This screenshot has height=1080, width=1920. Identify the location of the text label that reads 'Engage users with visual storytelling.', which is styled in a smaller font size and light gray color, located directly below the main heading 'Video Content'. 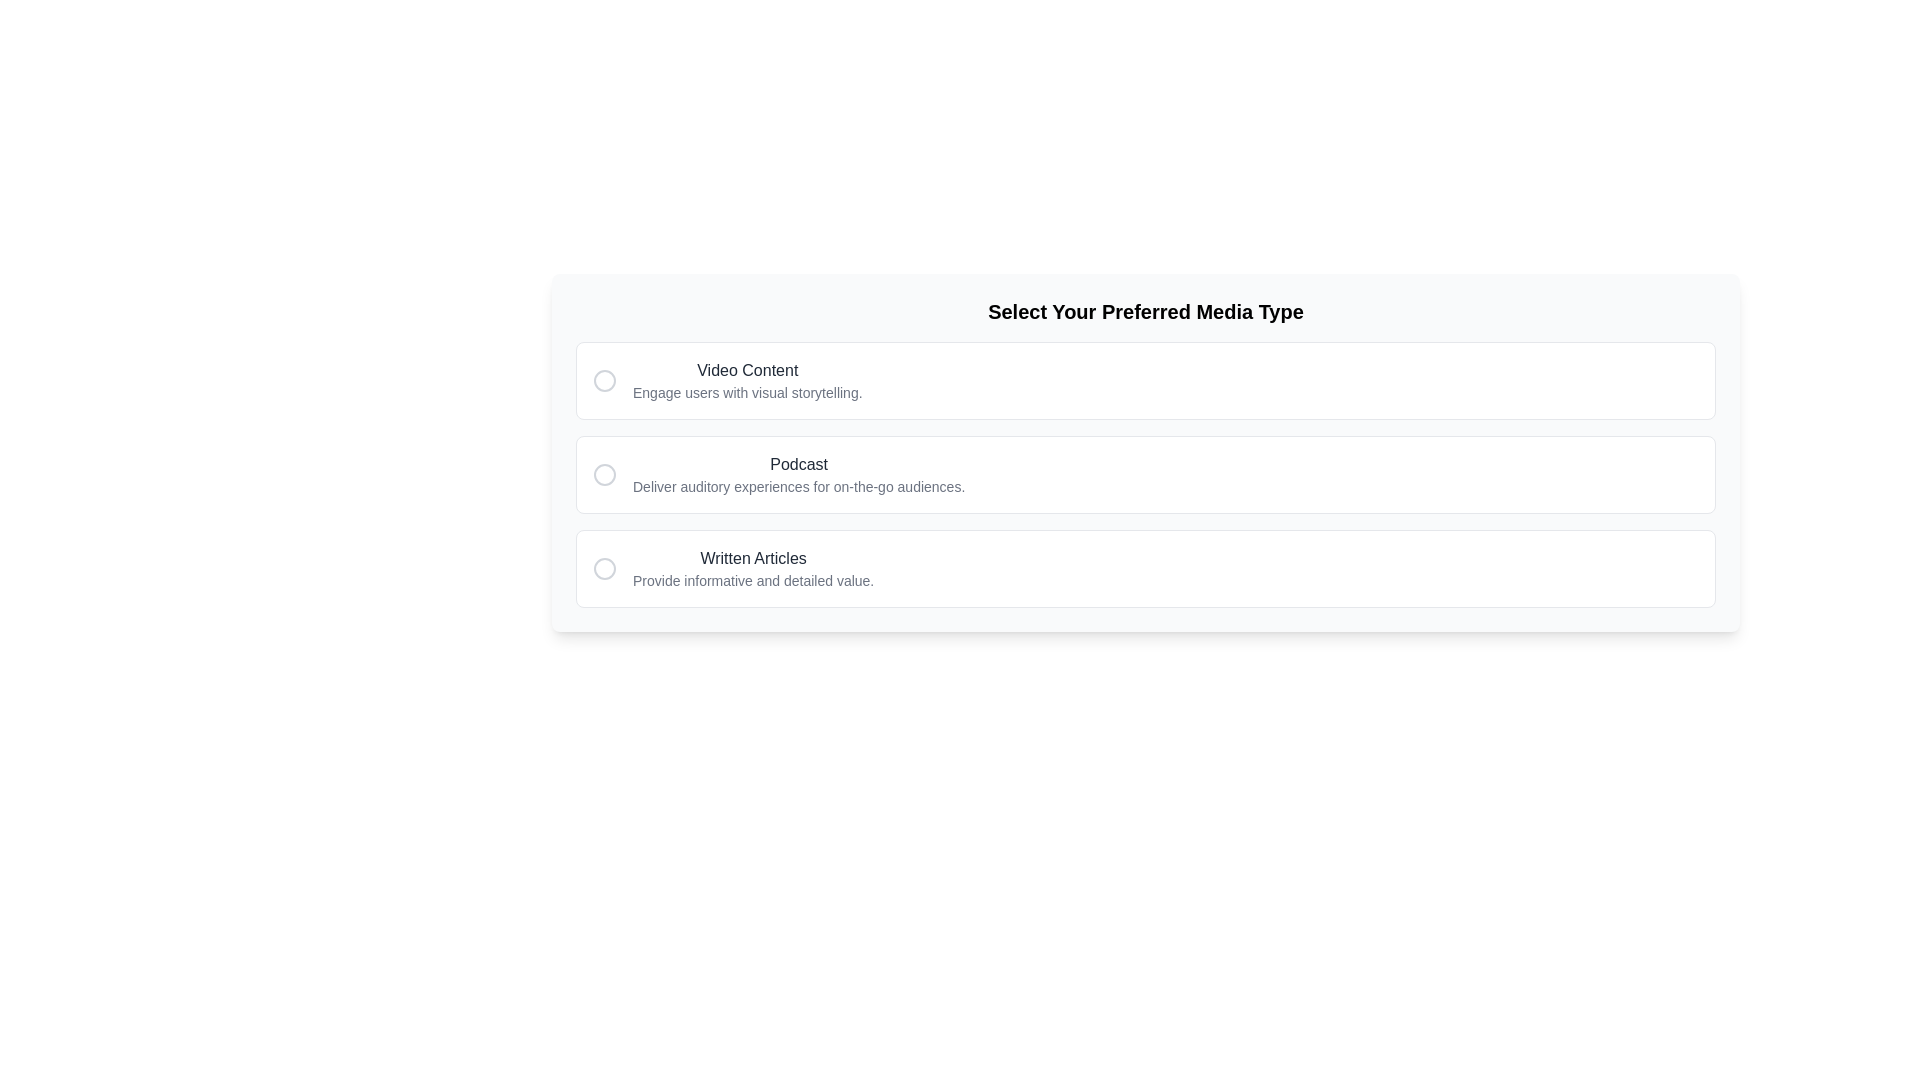
(746, 393).